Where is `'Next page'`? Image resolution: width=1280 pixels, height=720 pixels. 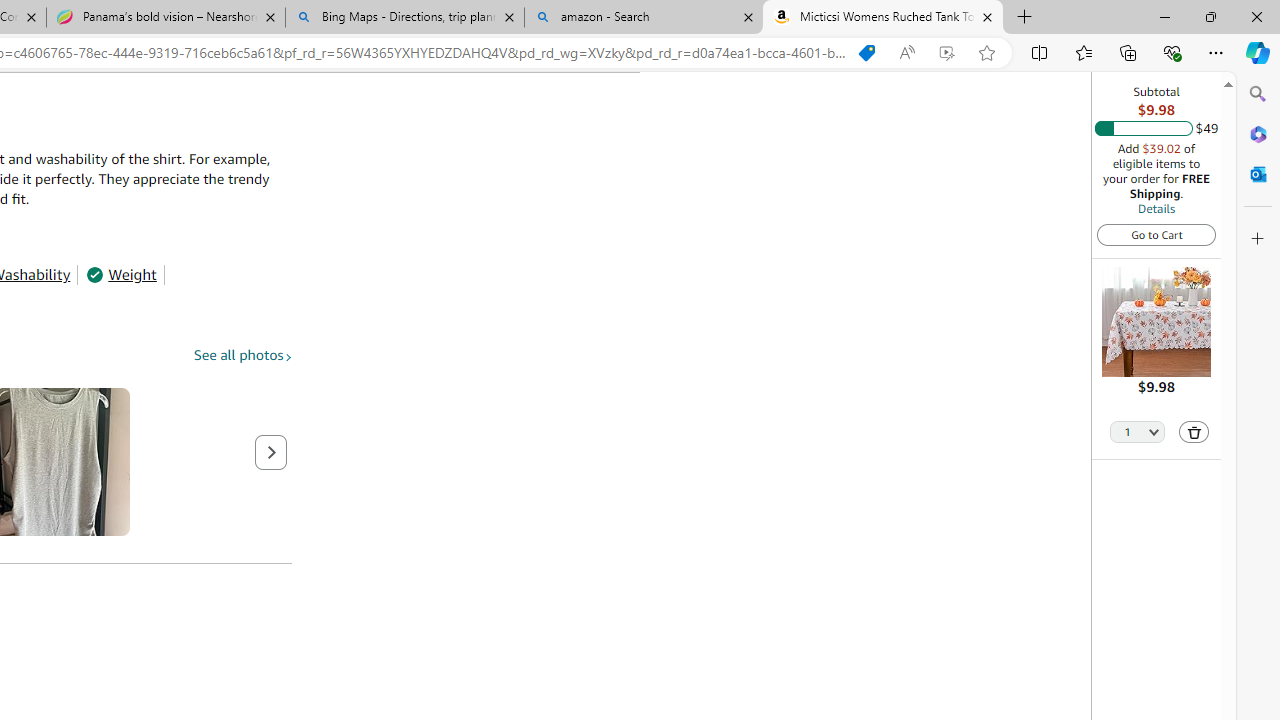 'Next page' is located at coordinates (270, 452).